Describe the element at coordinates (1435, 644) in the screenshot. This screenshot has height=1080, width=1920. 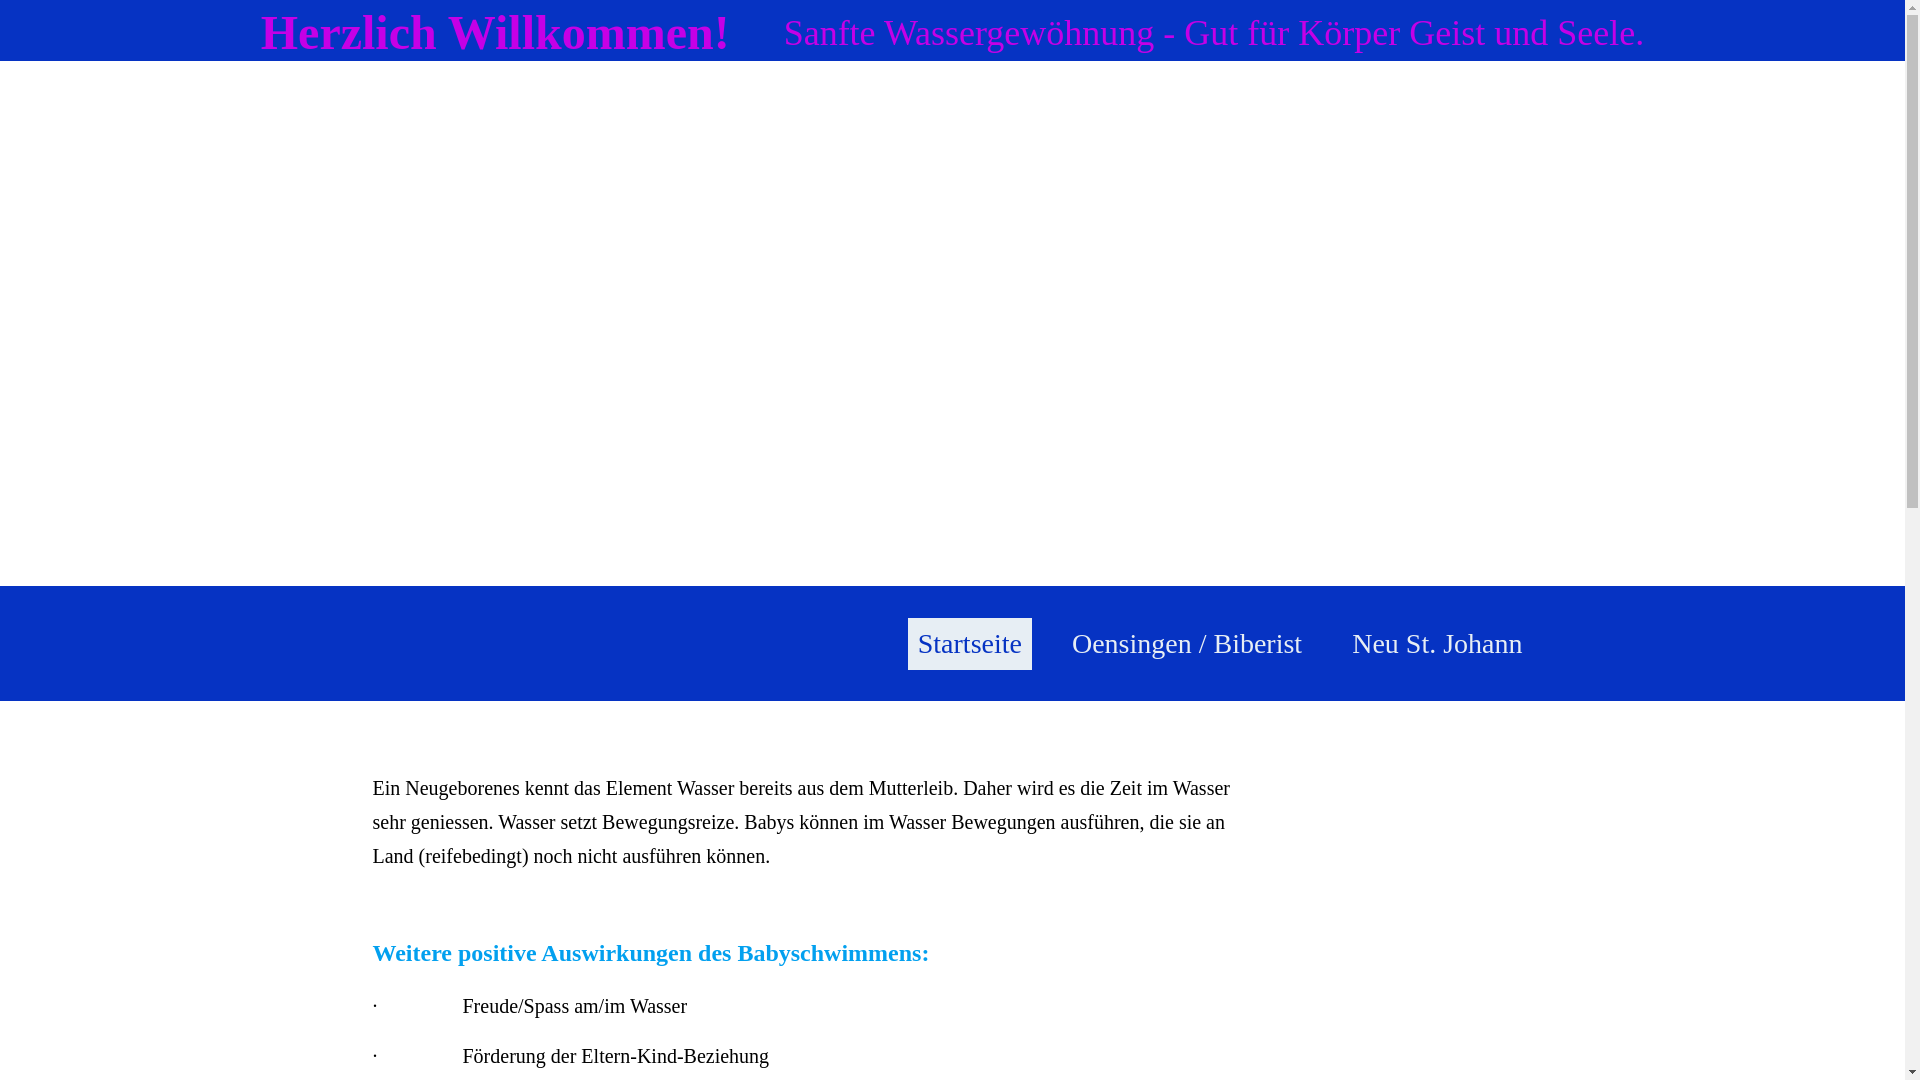
I see `'Neu St. Johann'` at that location.